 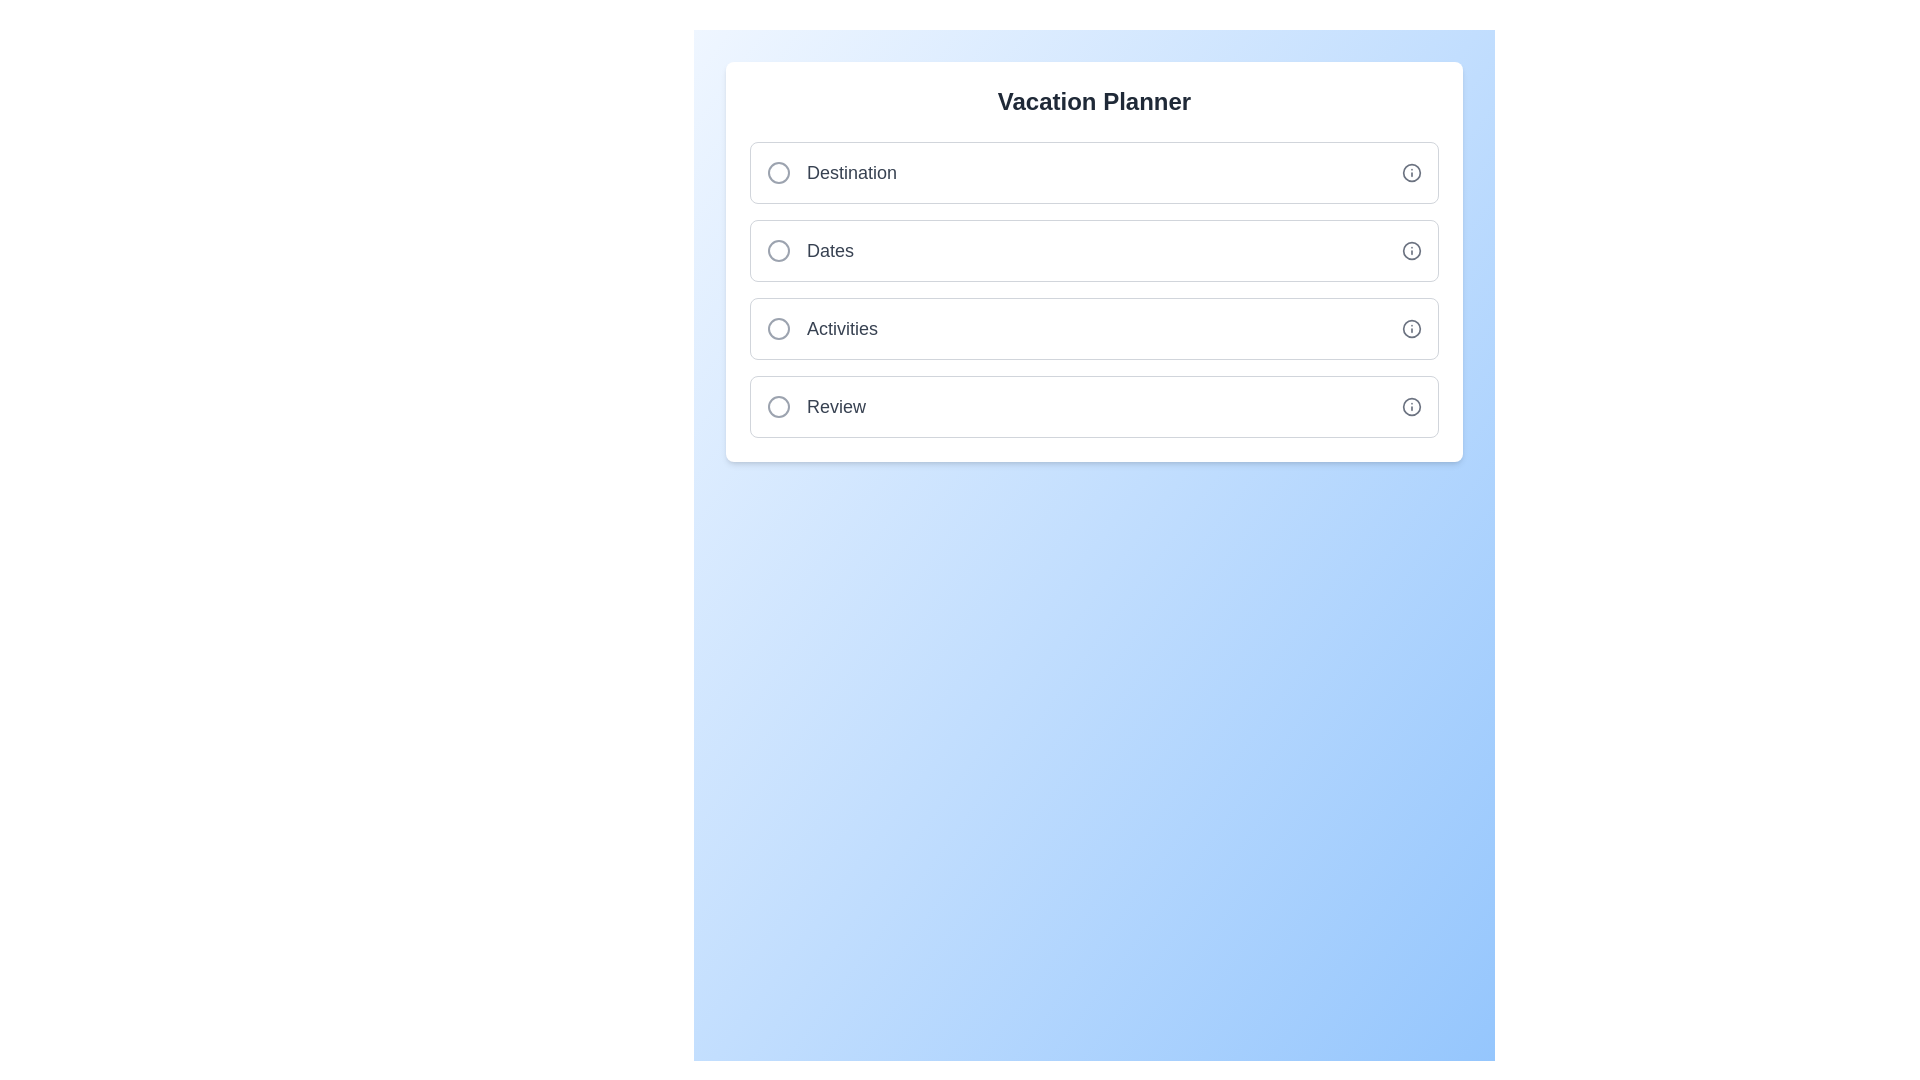 What do you see at coordinates (1410, 406) in the screenshot?
I see `the 'Info' icon of the Review step to view additional information` at bounding box center [1410, 406].